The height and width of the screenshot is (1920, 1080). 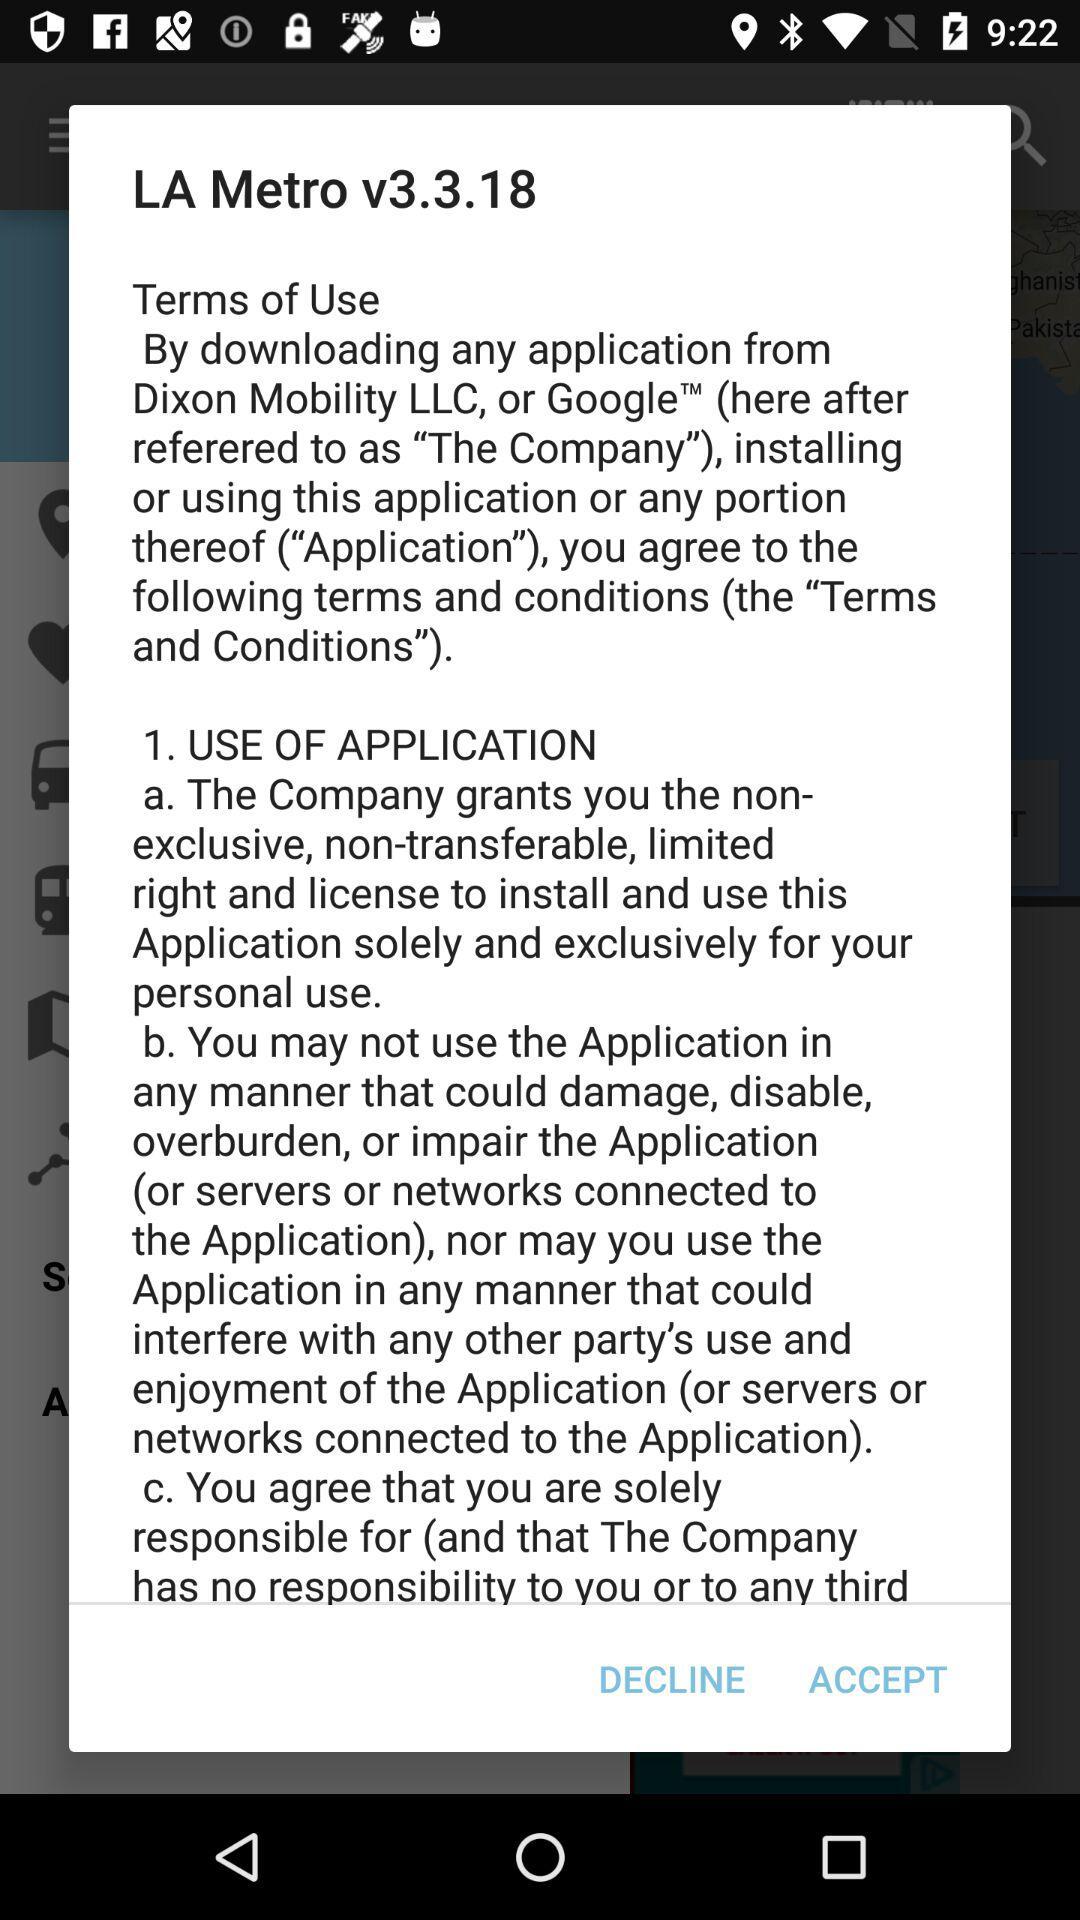 I want to click on the icon below the terms of use item, so click(x=671, y=1678).